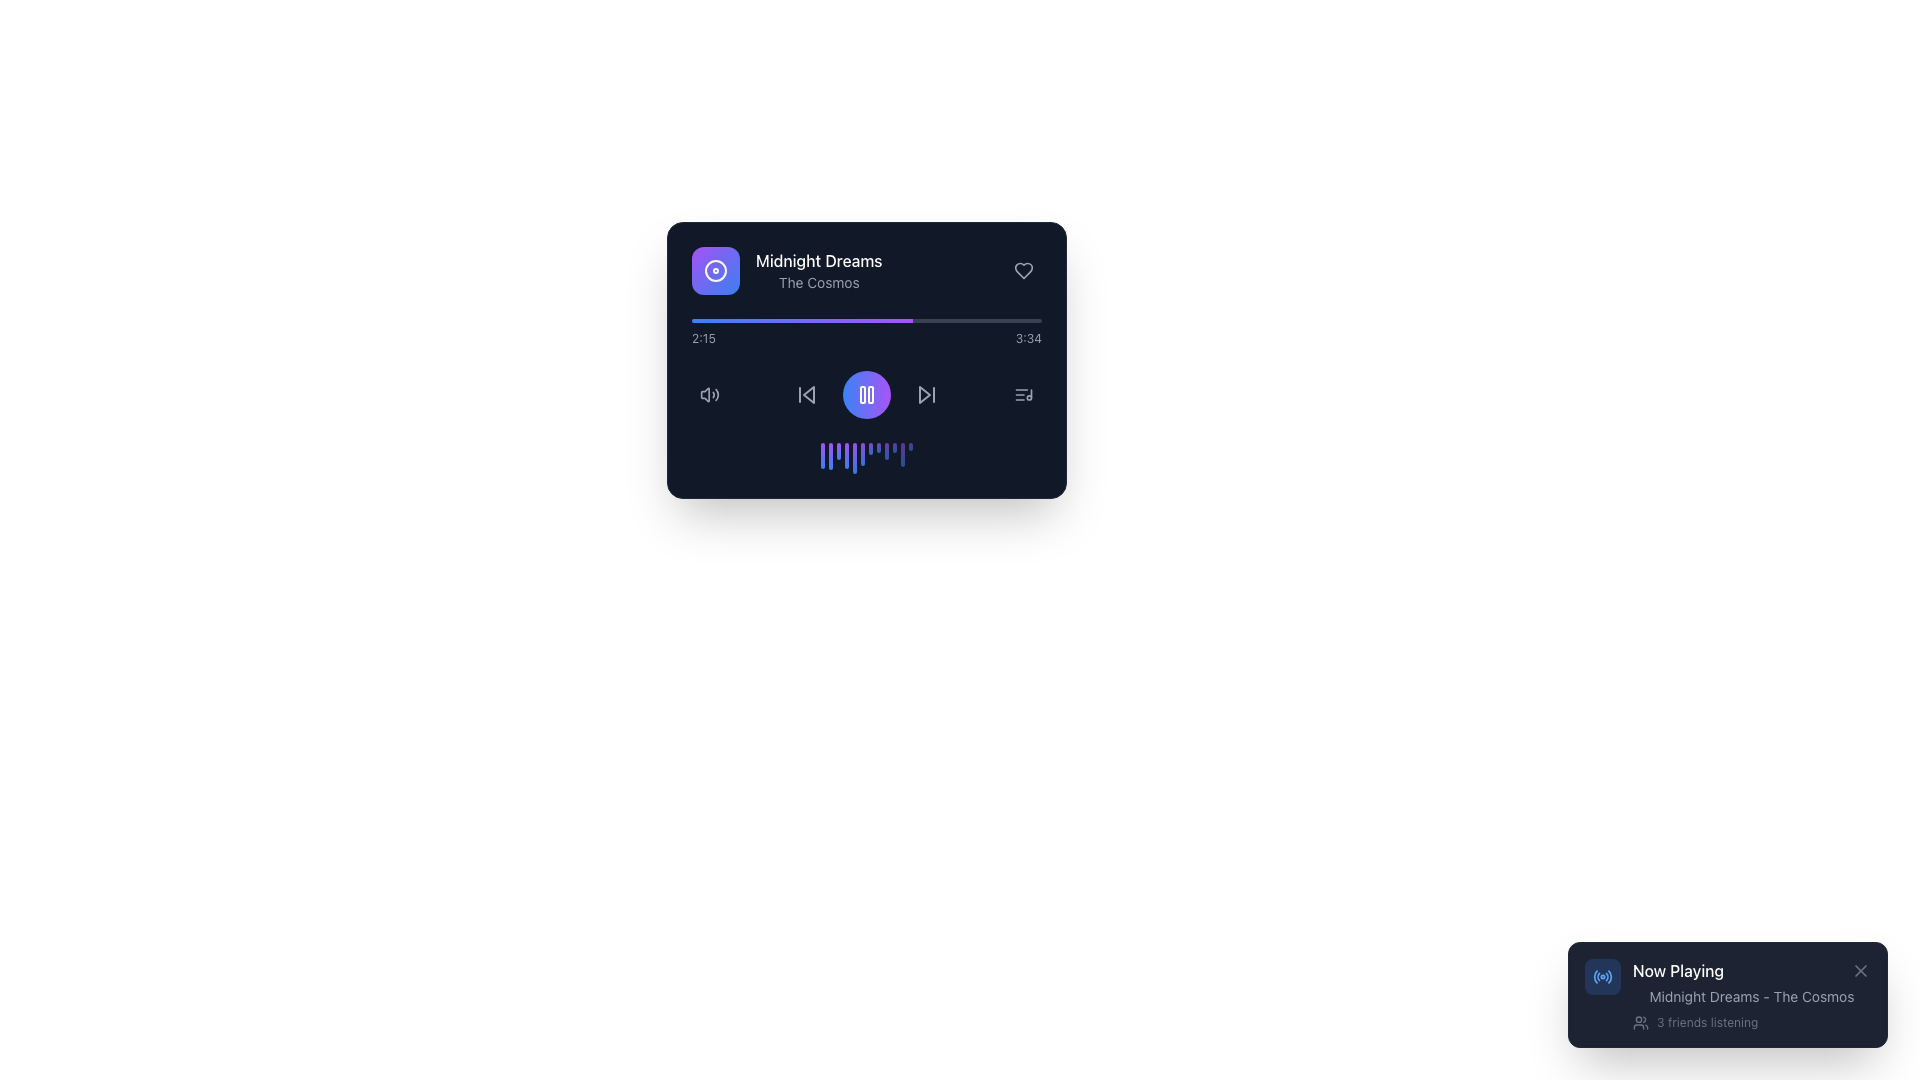 The image size is (1920, 1080). I want to click on text label indicating the current state of the music player, which shows that a song is currently playing. This label is located on the right-hand side of a notification UI component at the bottom-right corner of the interface, so click(1678, 970).